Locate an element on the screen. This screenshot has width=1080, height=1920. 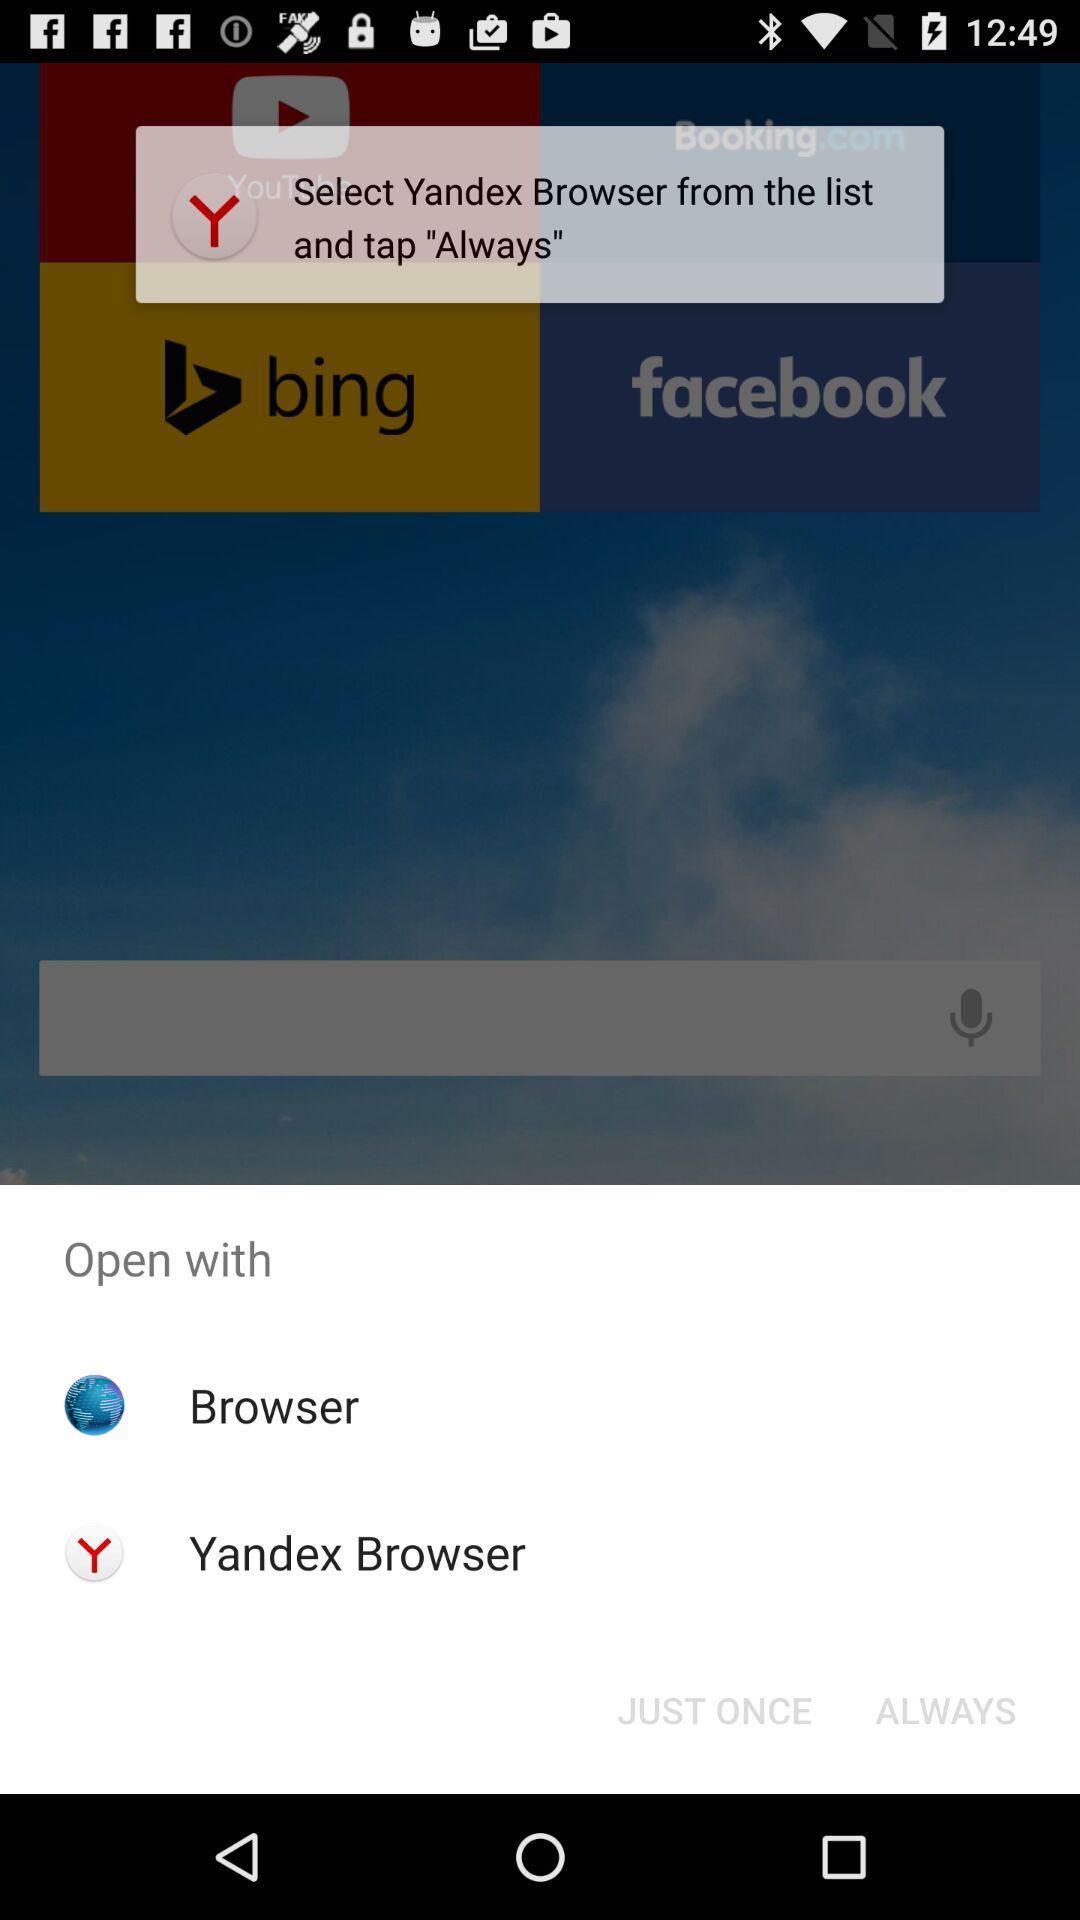
the icon at the bottom right corner is located at coordinates (945, 1708).